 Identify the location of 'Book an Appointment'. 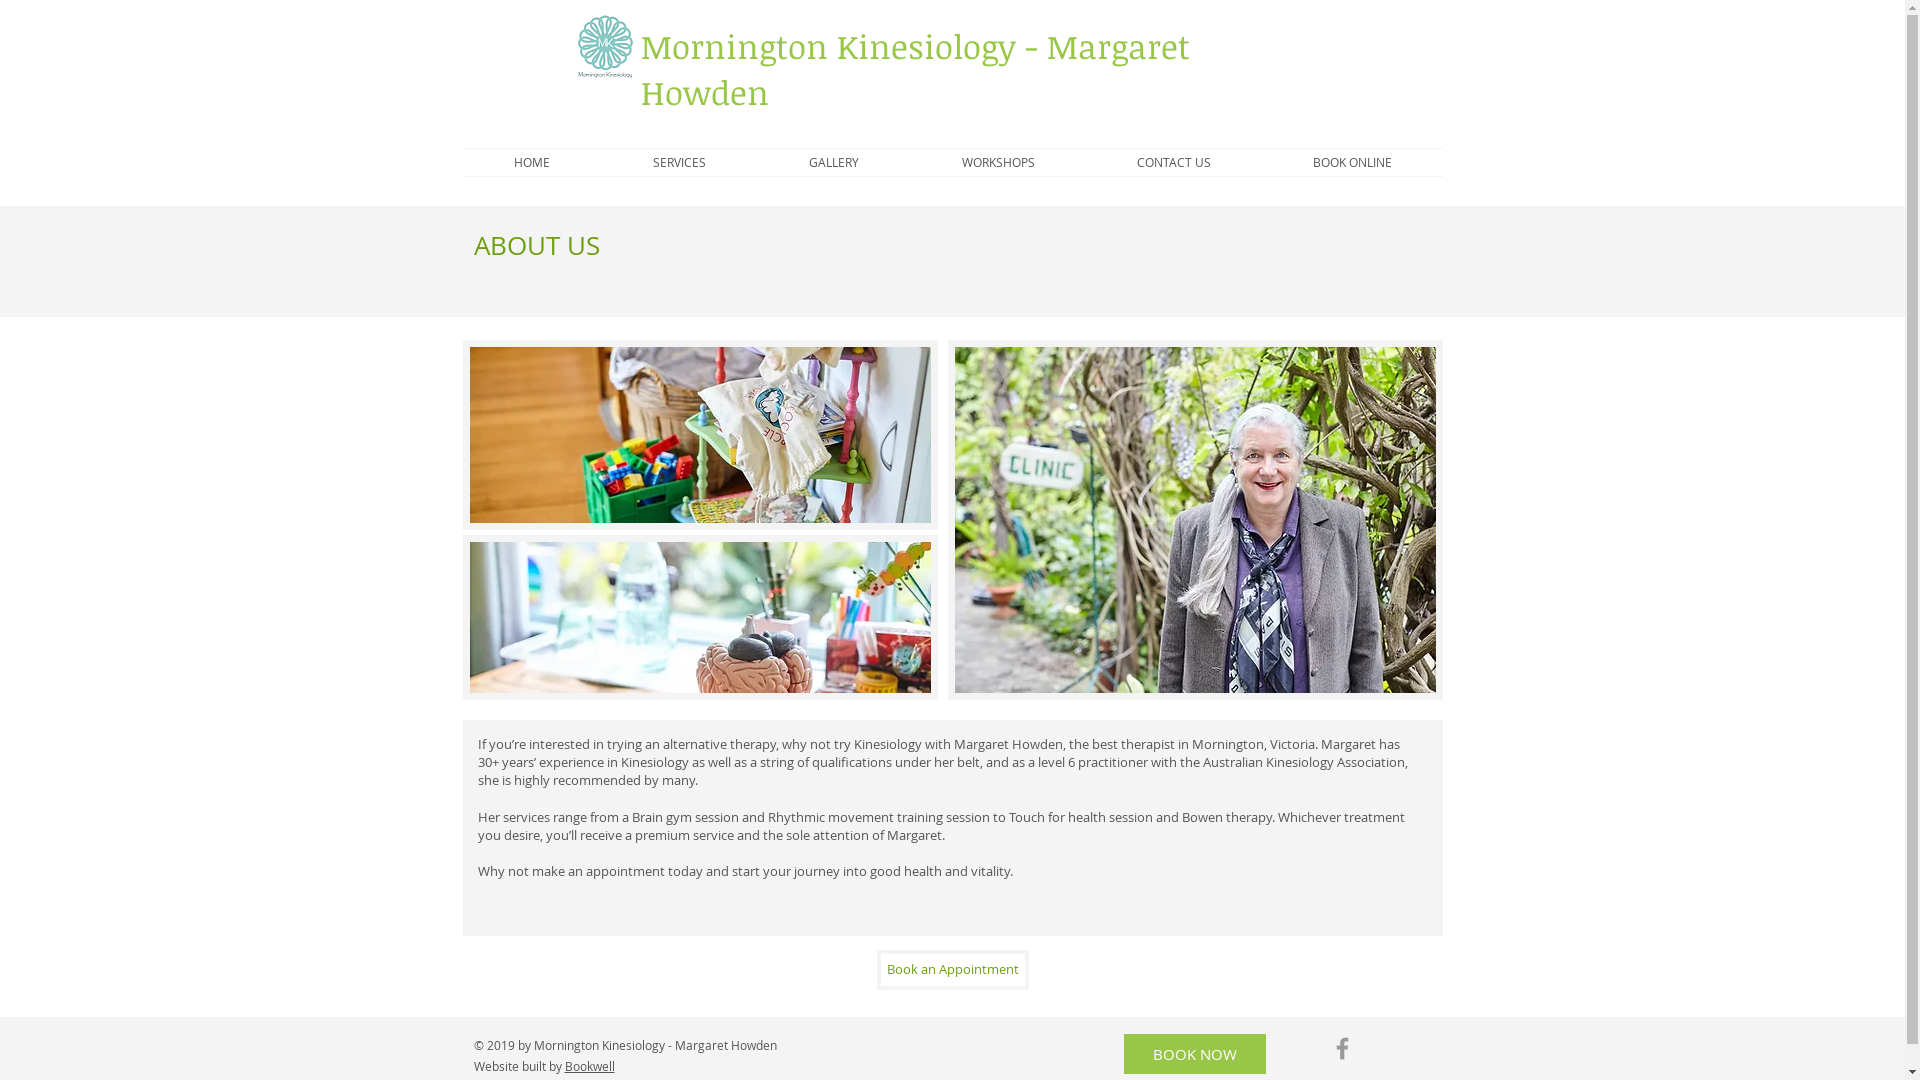
(950, 968).